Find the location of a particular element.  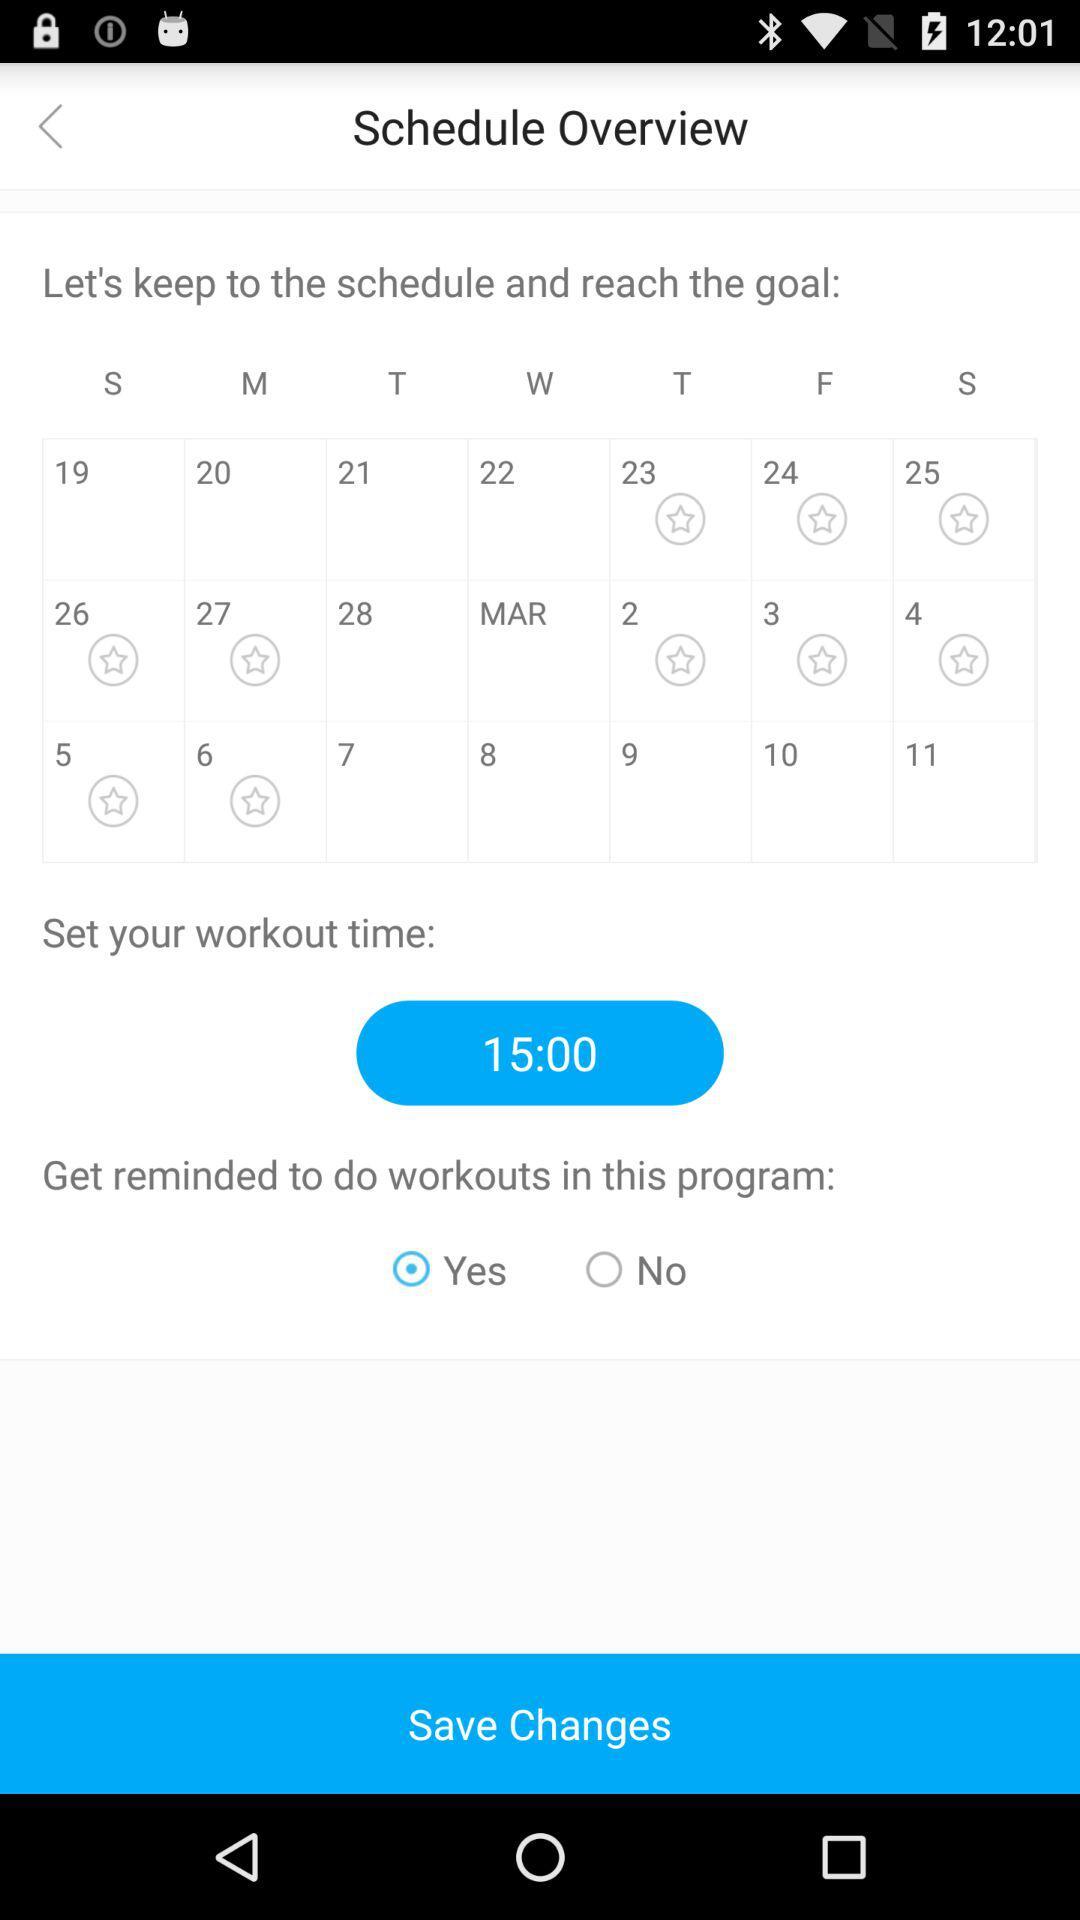

the yes radio button is located at coordinates (450, 1268).